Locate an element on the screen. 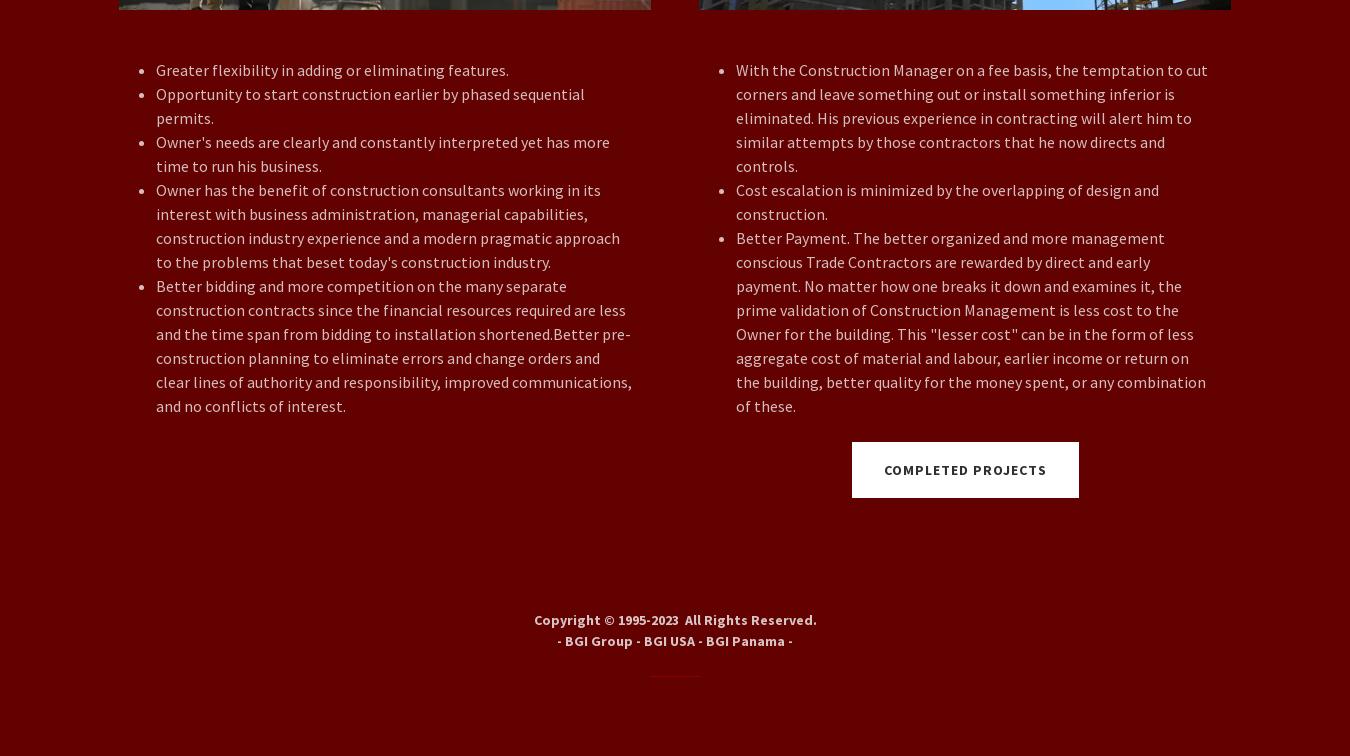  'Copyright © 1995-2023  All Rights Reserved.' is located at coordinates (531, 619).